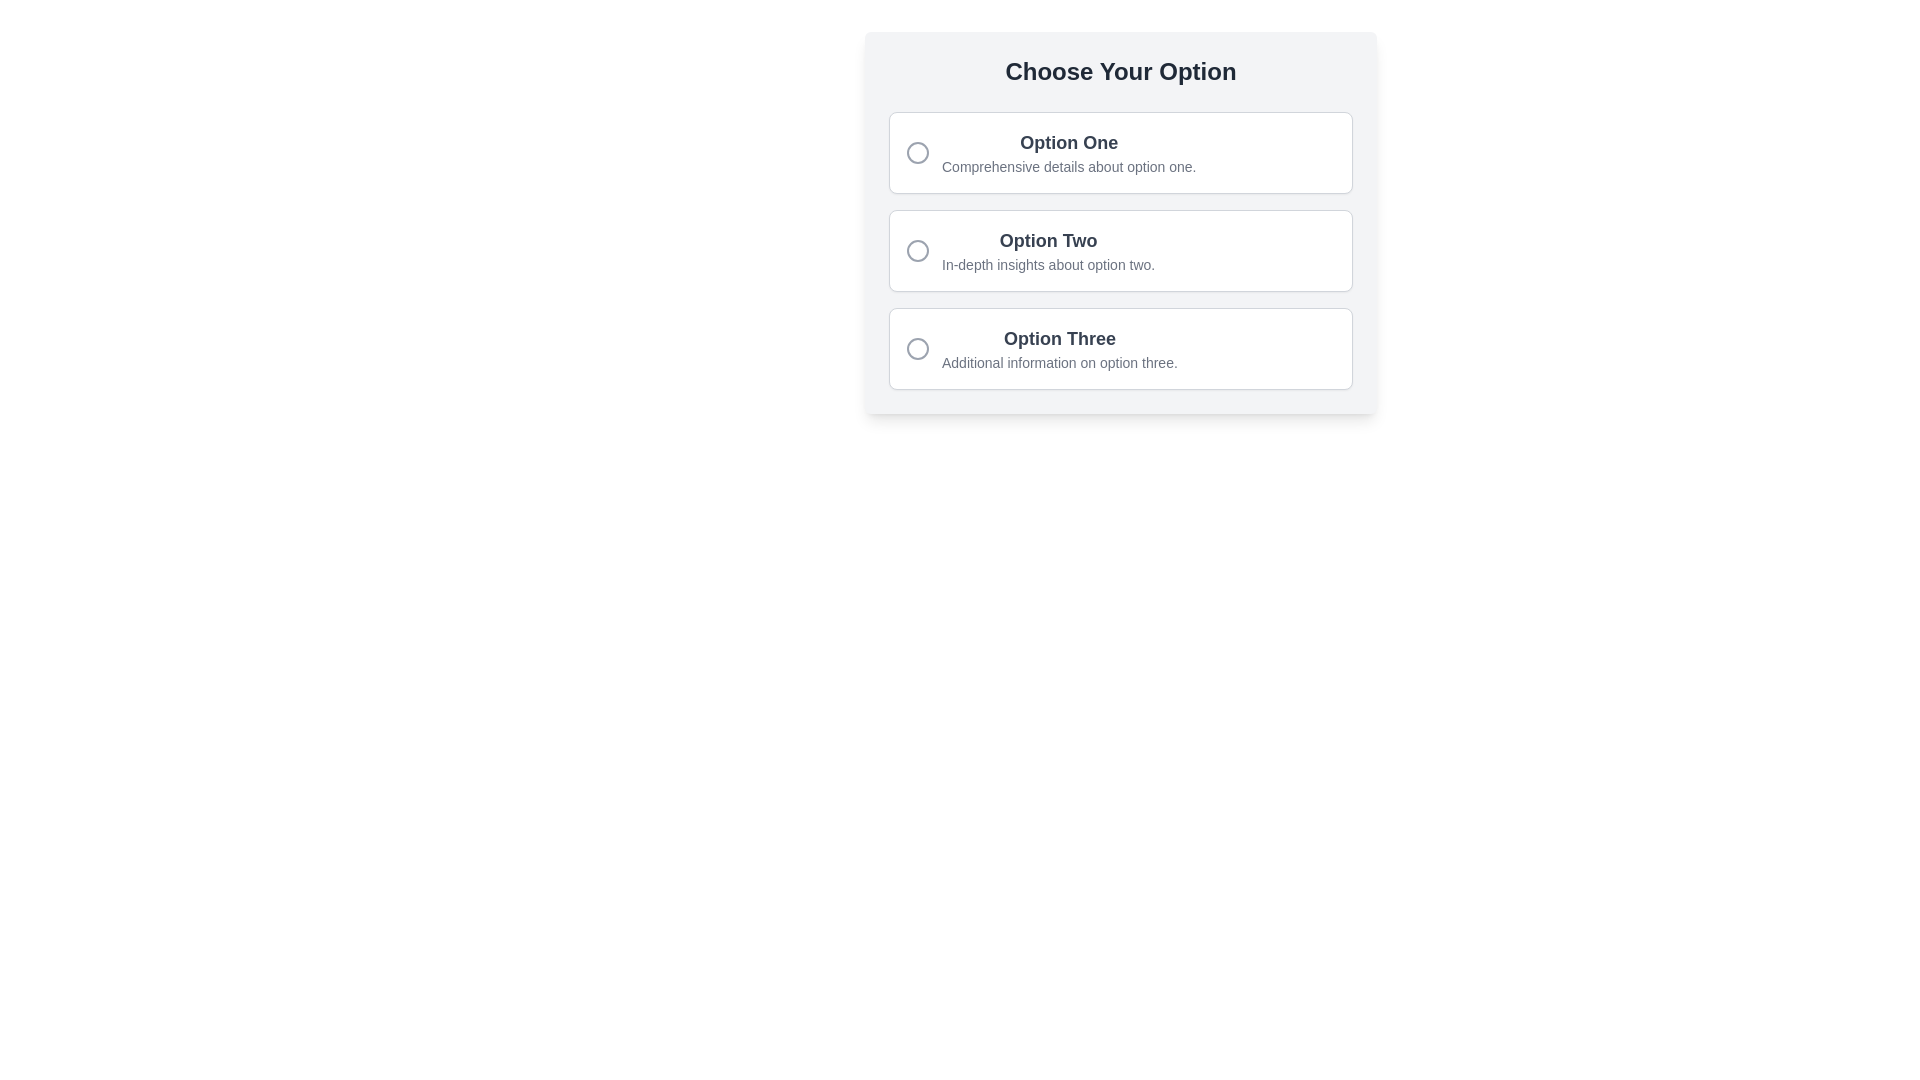 This screenshot has height=1080, width=1920. I want to click on the 'Option Two' selectable option card, so click(1121, 223).